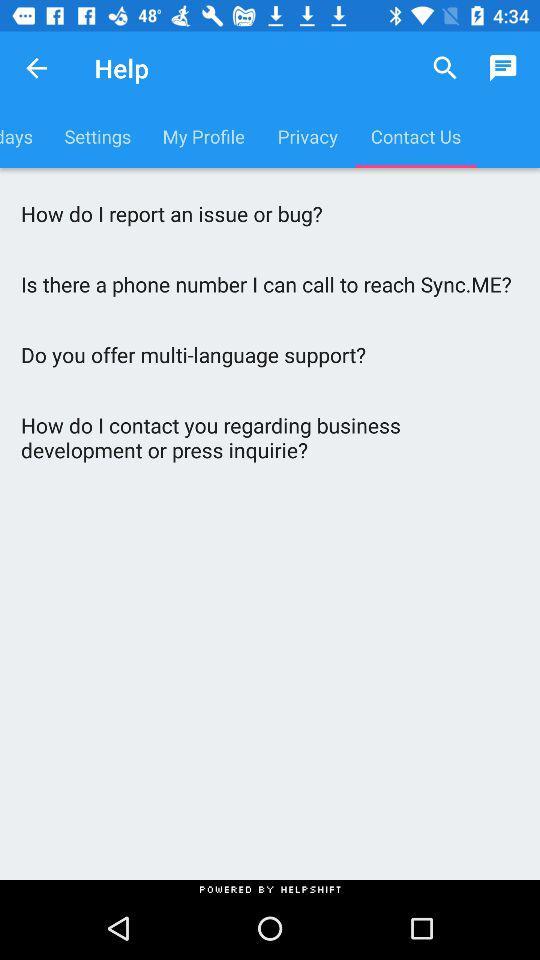  What do you see at coordinates (36, 68) in the screenshot?
I see `the icon above birthdays` at bounding box center [36, 68].